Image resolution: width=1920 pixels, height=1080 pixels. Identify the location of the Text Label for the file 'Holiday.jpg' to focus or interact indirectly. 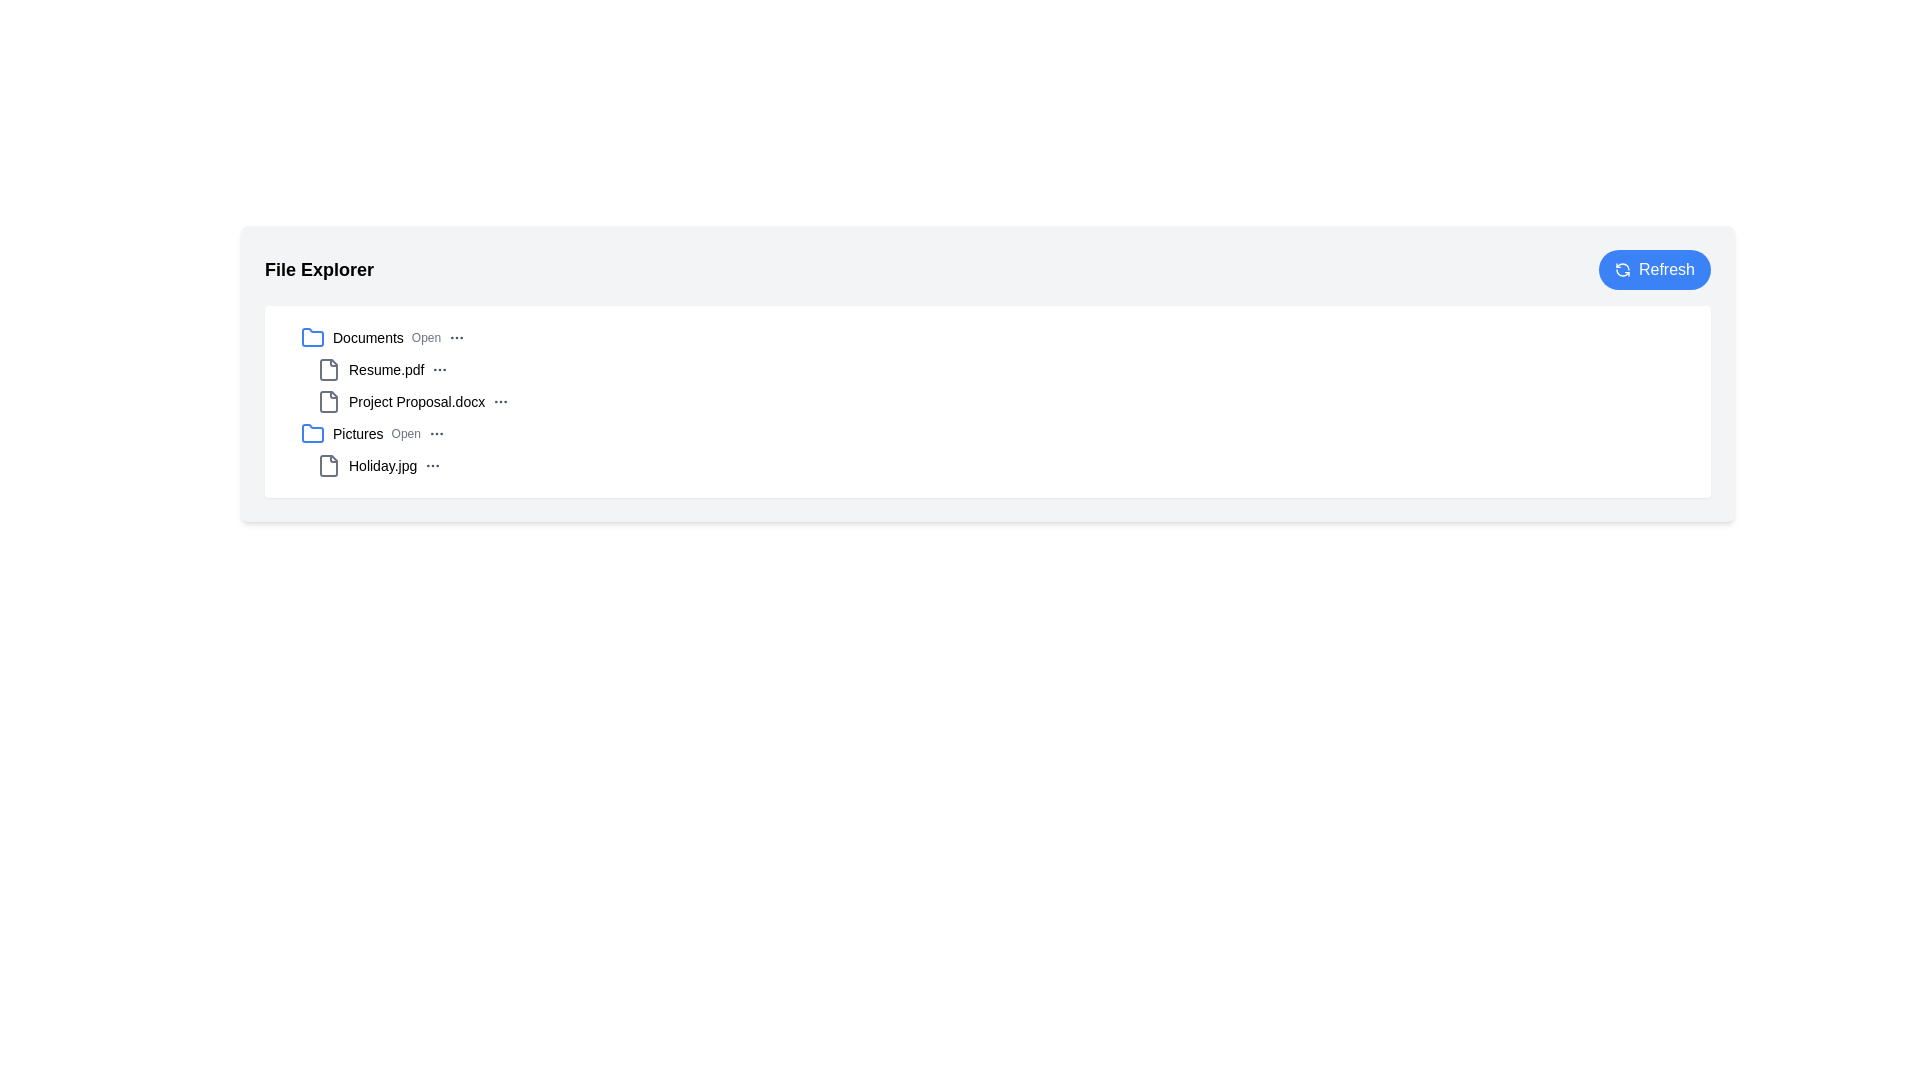
(383, 466).